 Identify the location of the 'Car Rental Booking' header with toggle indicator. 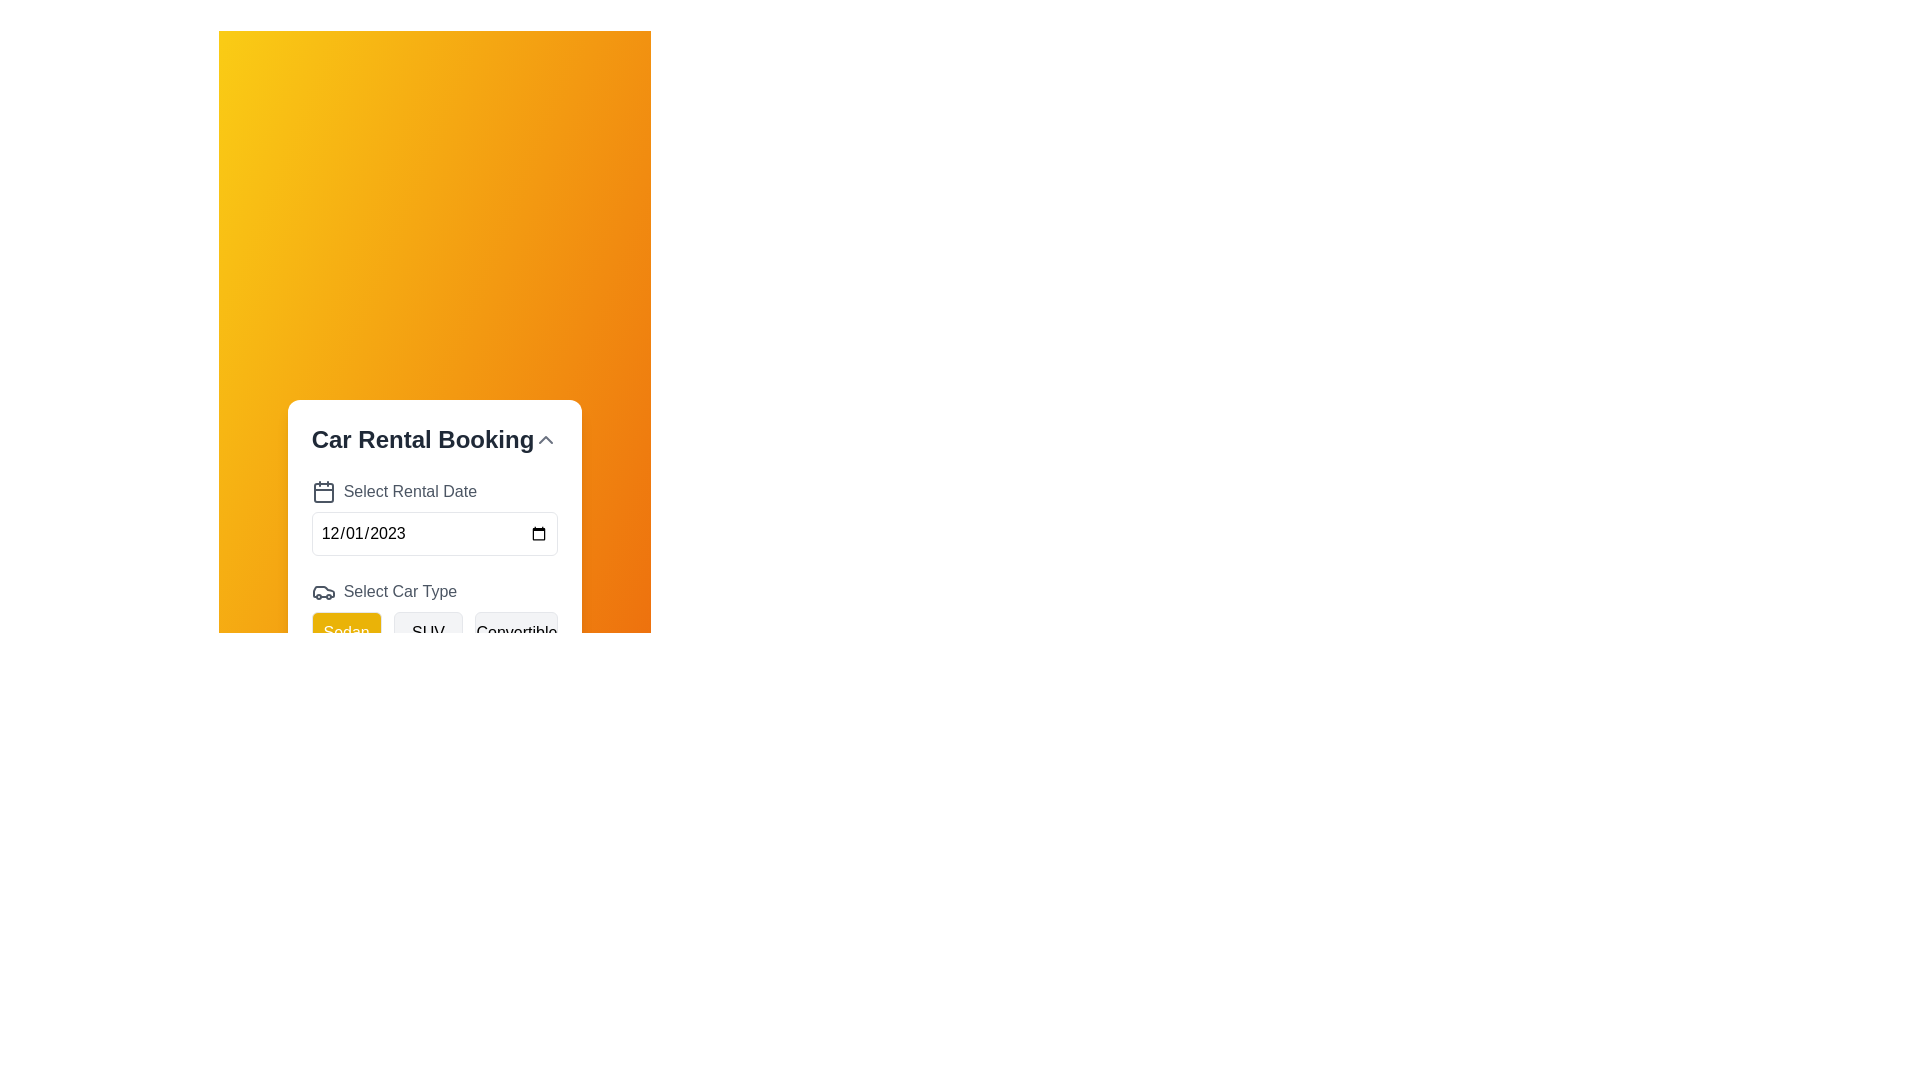
(434, 438).